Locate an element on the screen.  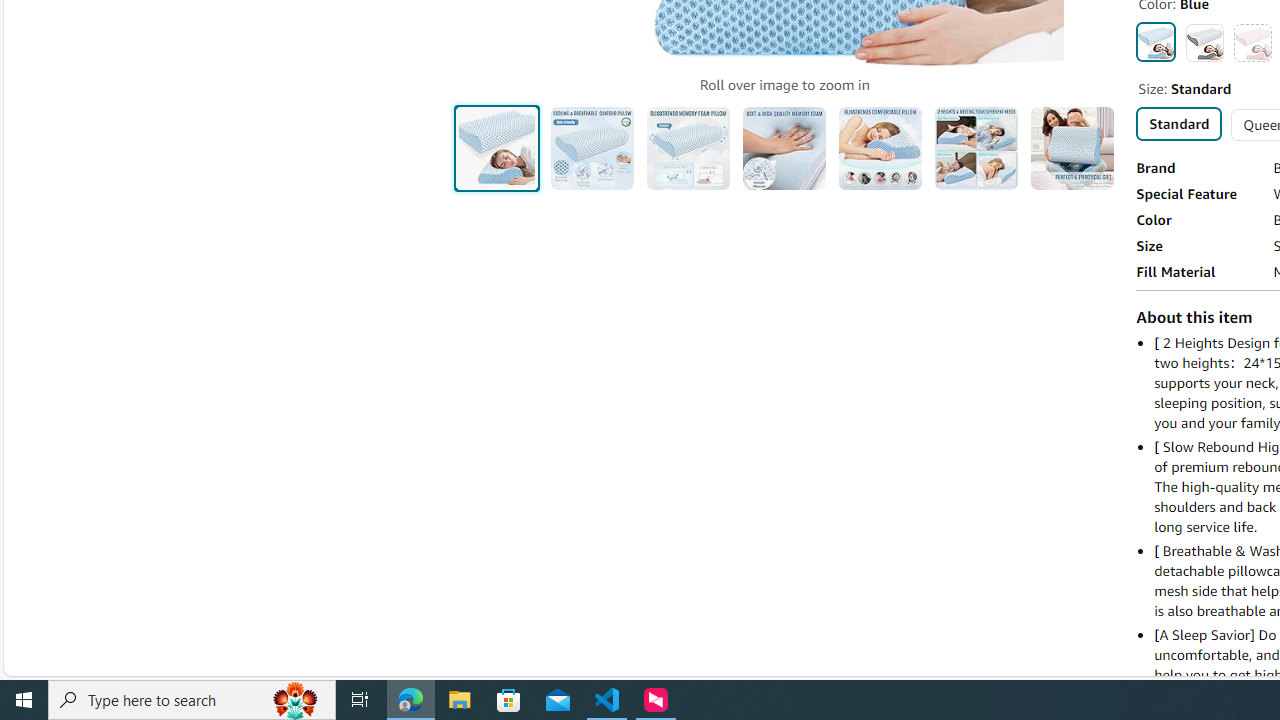
'Standard' is located at coordinates (1178, 123).